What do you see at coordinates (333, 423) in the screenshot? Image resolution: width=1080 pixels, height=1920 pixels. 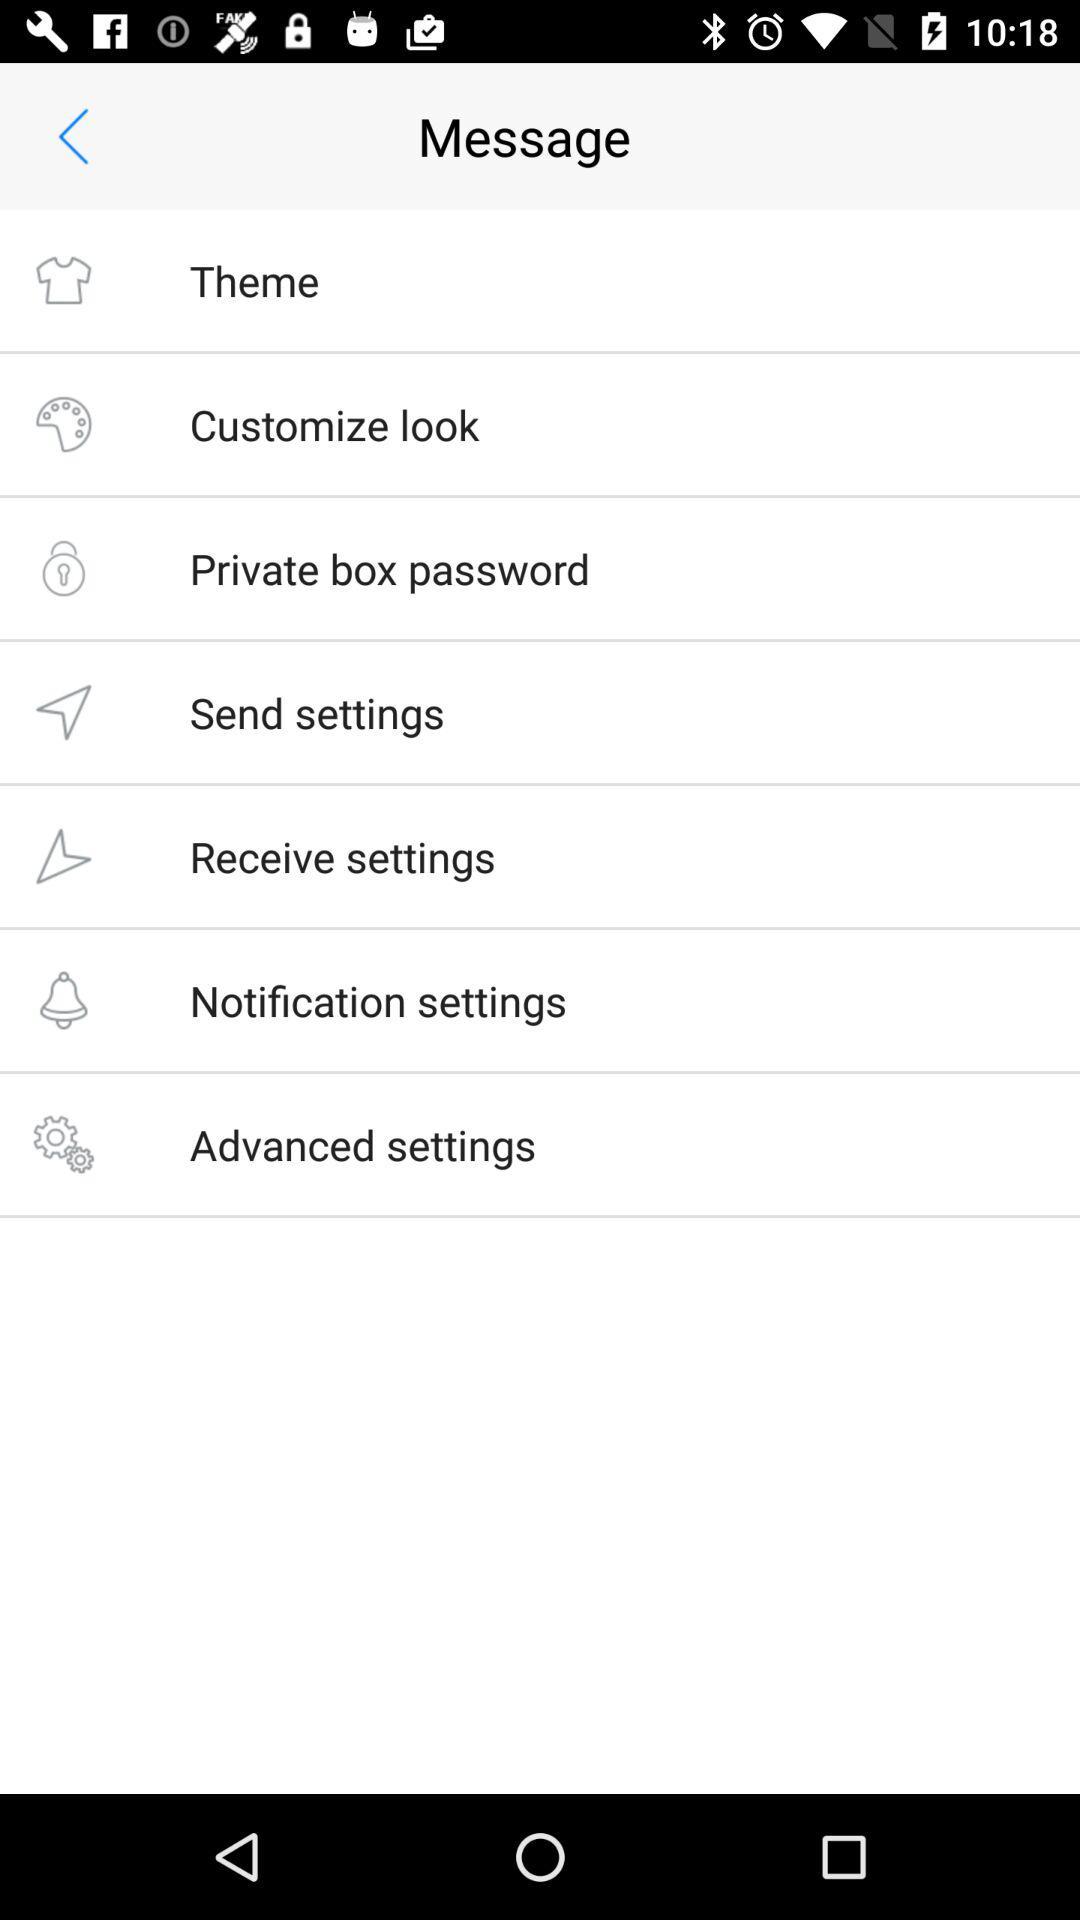 I see `icon above the private box password` at bounding box center [333, 423].